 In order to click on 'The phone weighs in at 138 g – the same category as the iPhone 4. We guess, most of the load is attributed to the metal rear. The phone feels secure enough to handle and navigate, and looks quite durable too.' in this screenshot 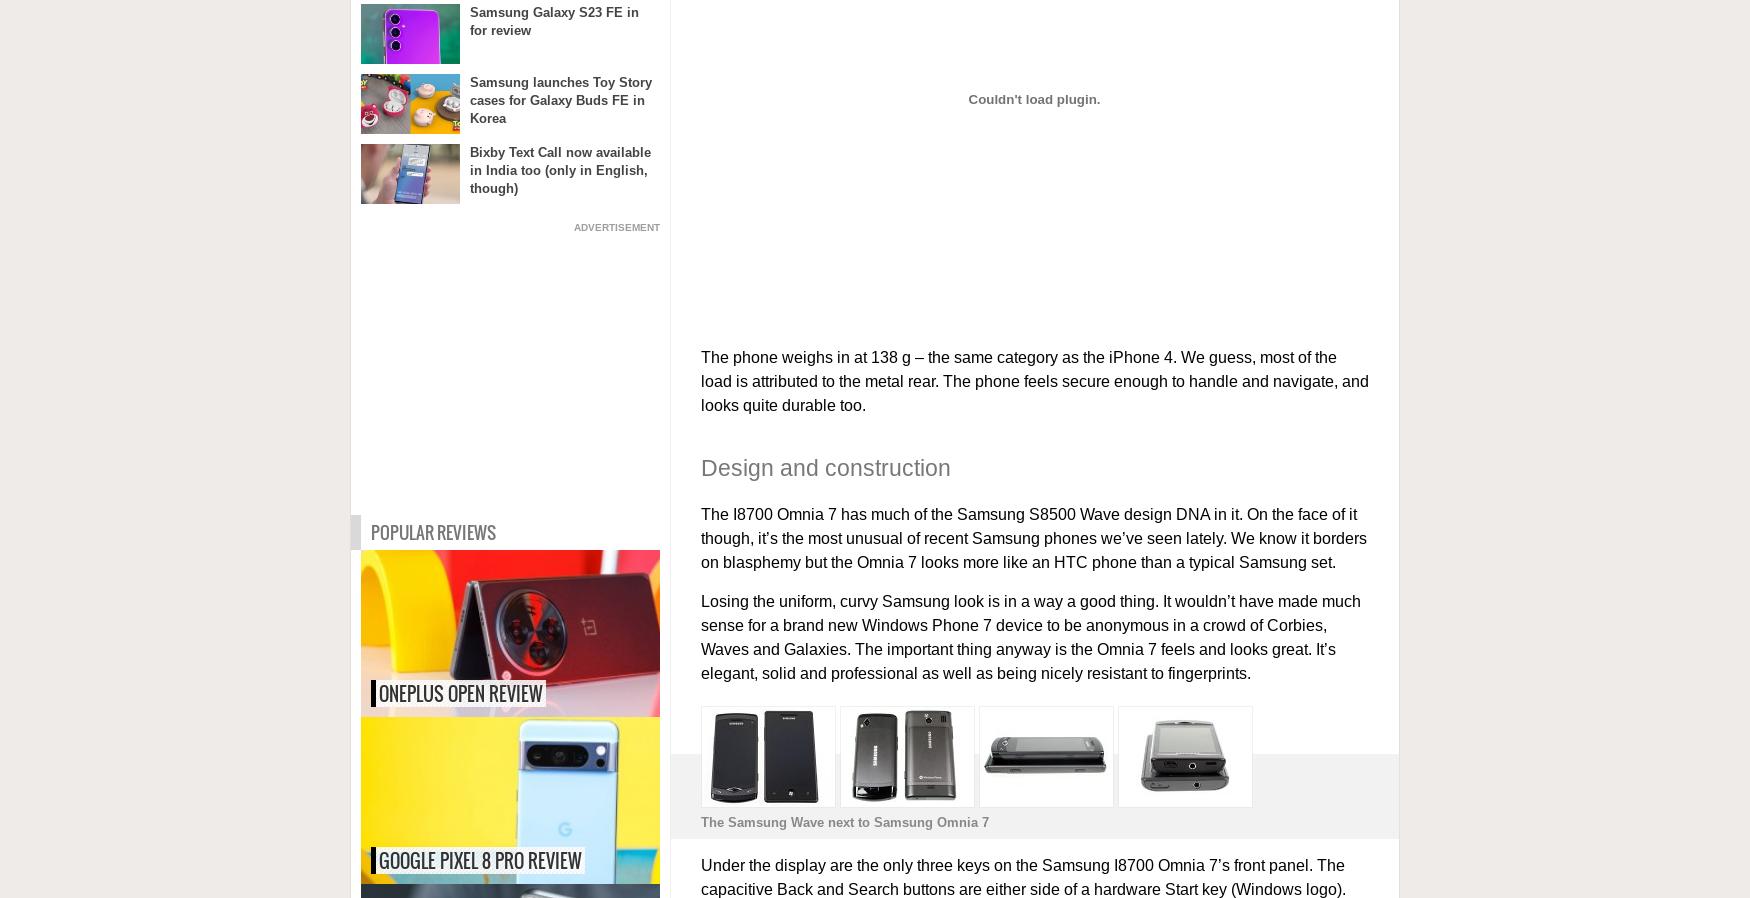, I will do `click(1033, 381)`.